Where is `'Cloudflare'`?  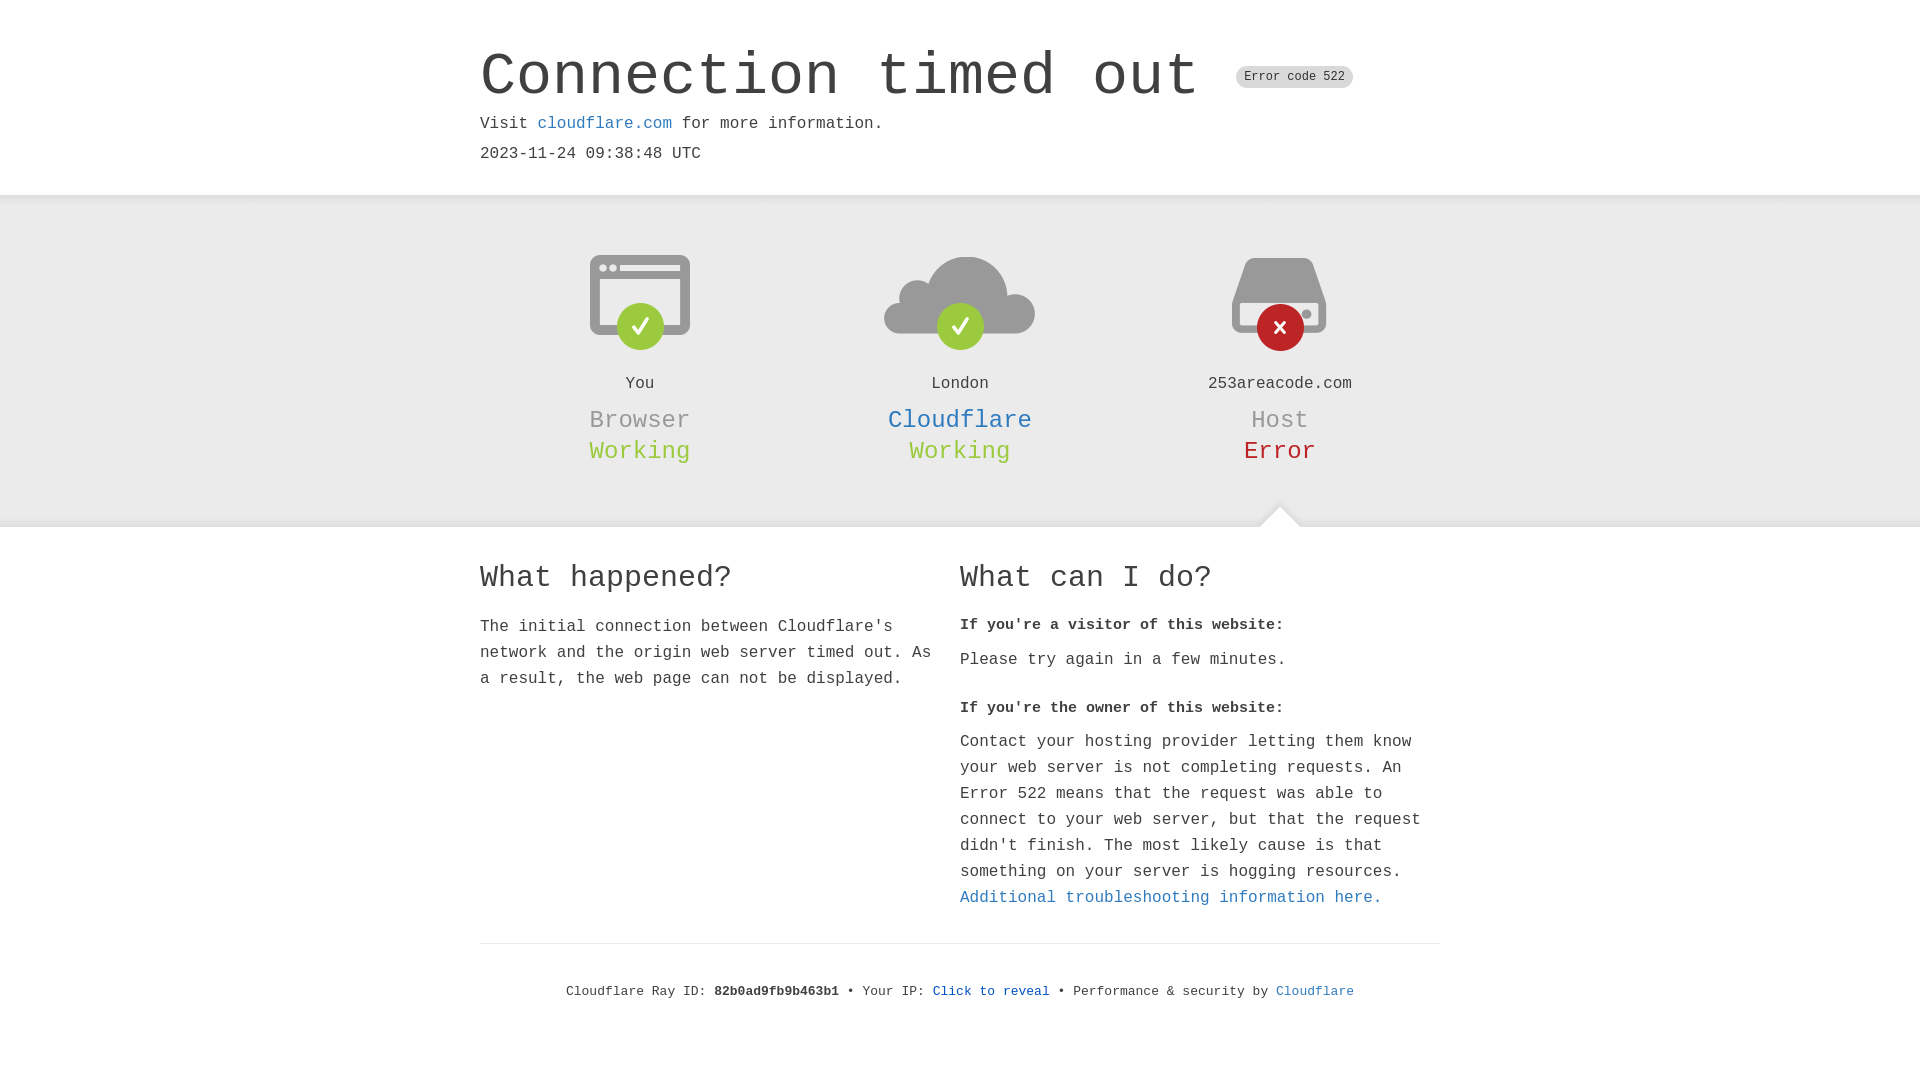
'Cloudflare' is located at coordinates (960, 419).